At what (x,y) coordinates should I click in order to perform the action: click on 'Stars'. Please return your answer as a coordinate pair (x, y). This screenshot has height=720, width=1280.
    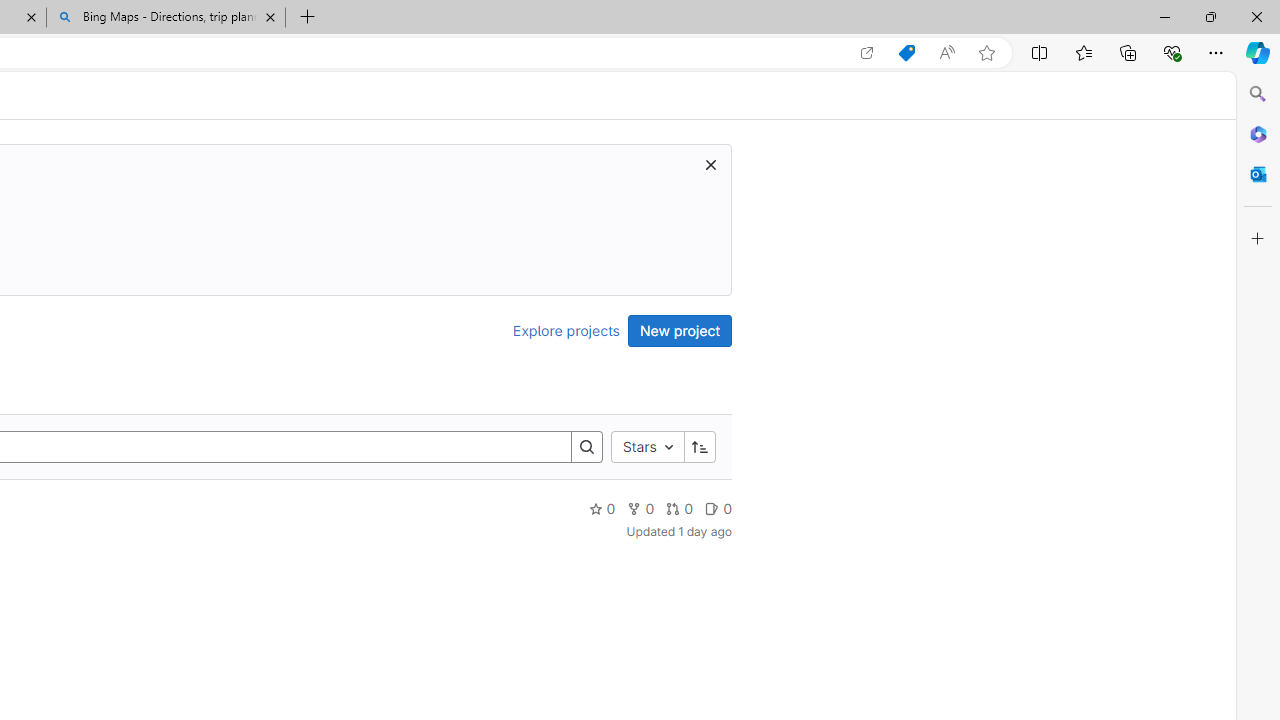
    Looking at the image, I should click on (647, 445).